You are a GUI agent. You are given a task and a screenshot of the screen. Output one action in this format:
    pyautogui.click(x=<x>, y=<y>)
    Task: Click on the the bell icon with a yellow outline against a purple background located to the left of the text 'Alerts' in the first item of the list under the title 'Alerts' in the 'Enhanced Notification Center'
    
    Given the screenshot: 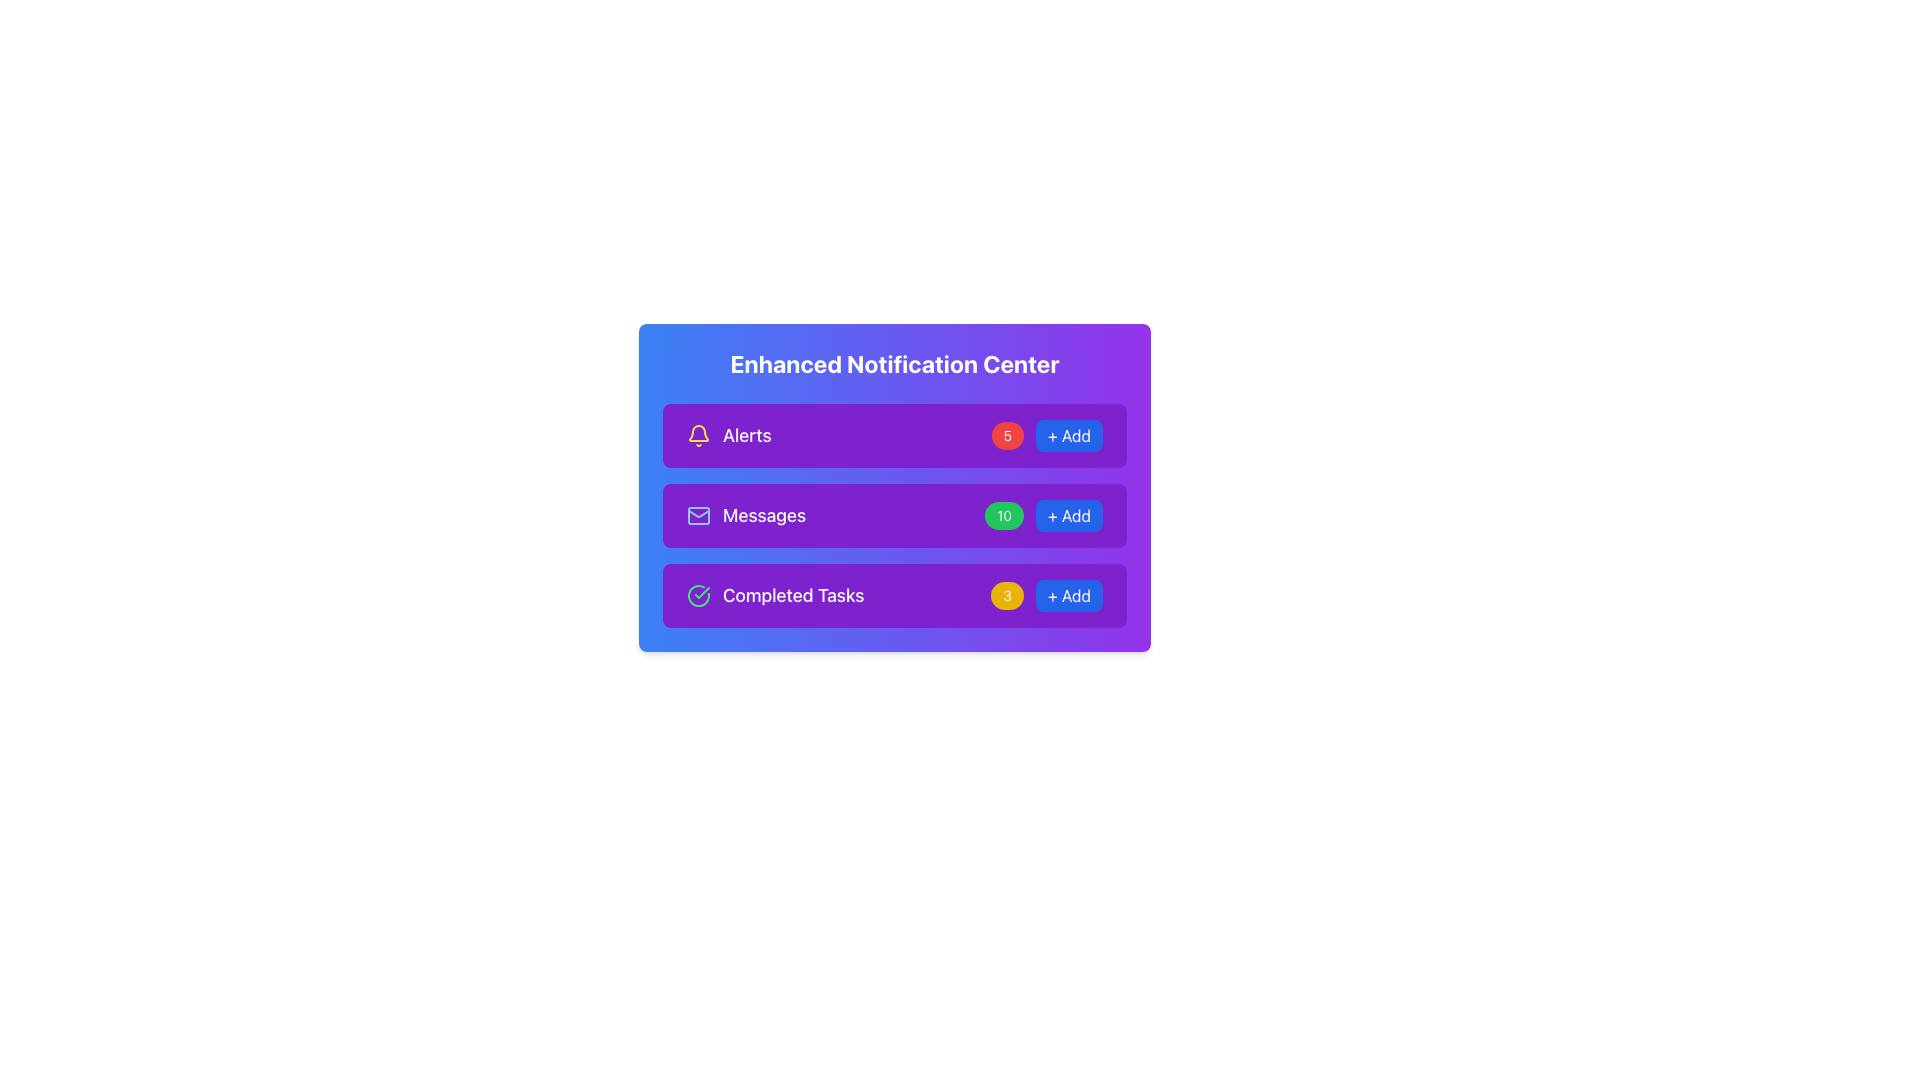 What is the action you would take?
    pyautogui.click(x=699, y=434)
    